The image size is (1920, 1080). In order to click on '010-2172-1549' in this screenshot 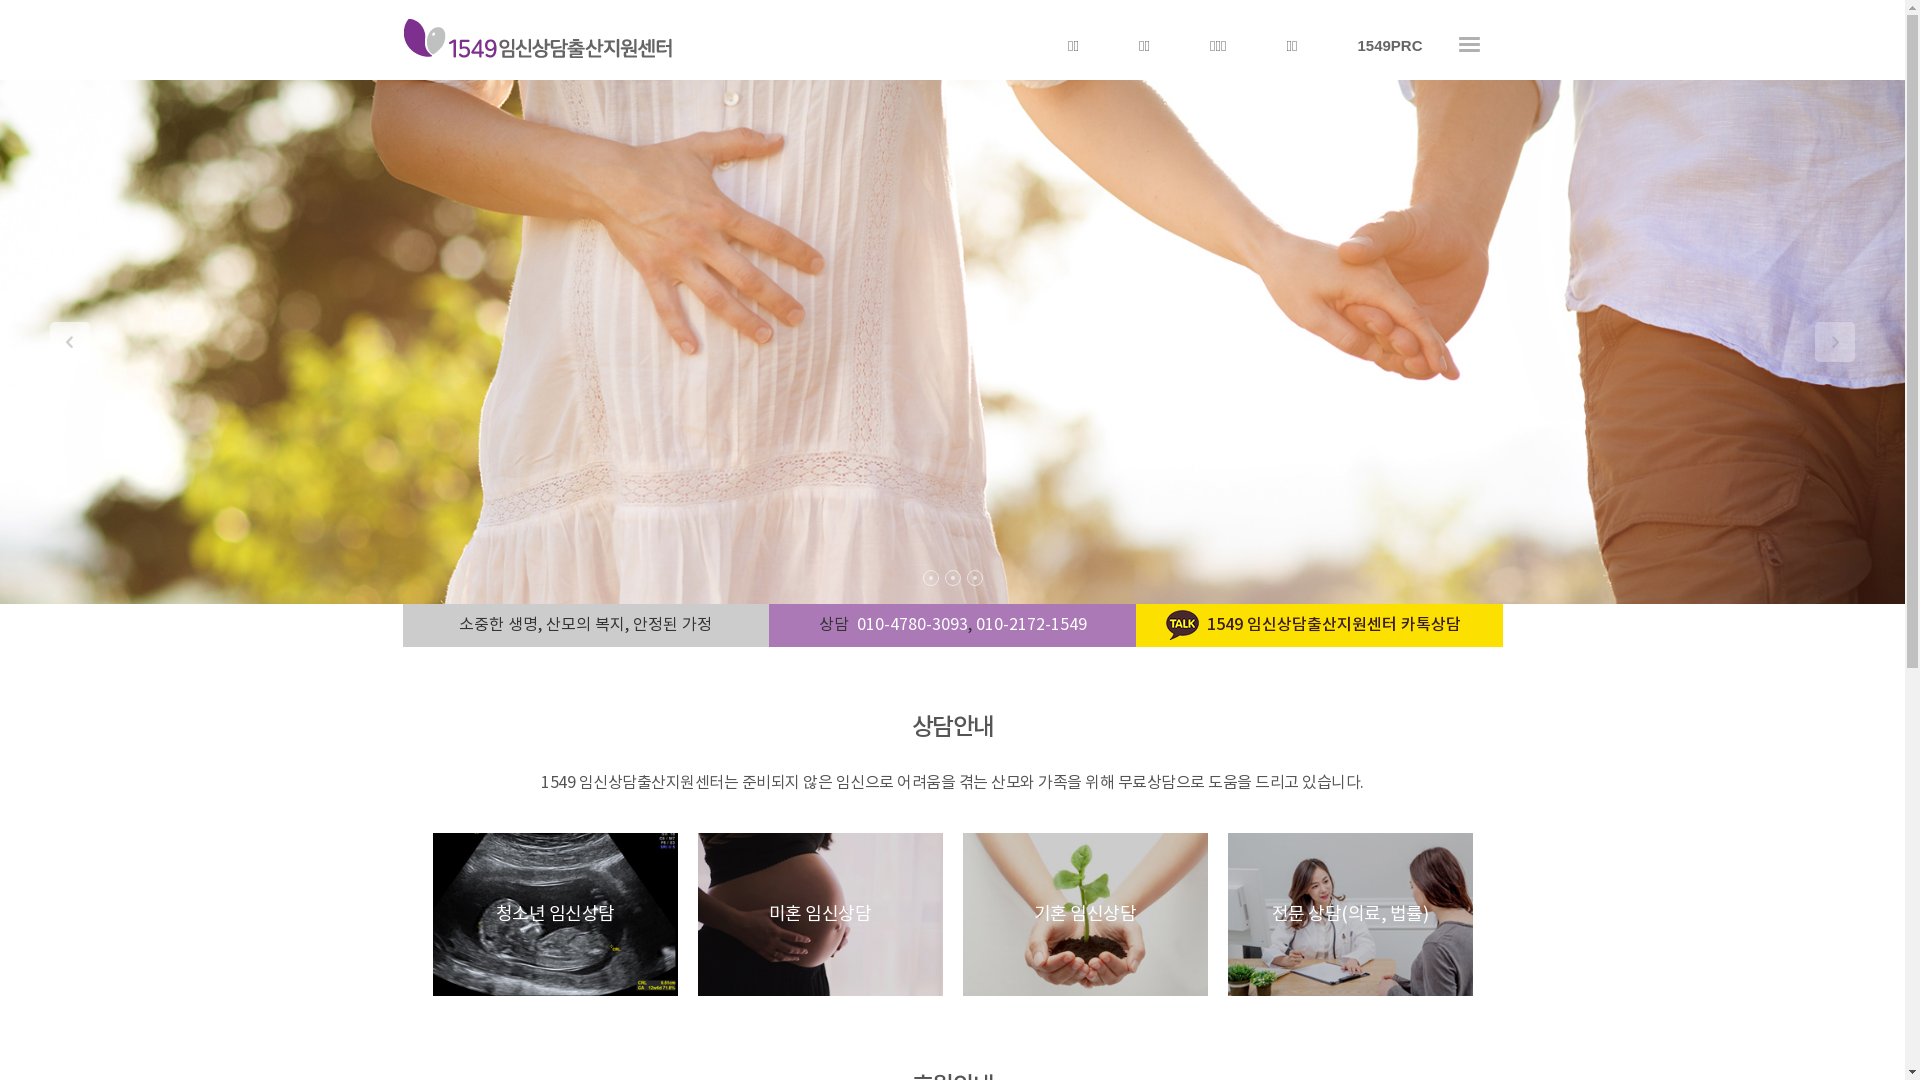, I will do `click(1031, 623)`.